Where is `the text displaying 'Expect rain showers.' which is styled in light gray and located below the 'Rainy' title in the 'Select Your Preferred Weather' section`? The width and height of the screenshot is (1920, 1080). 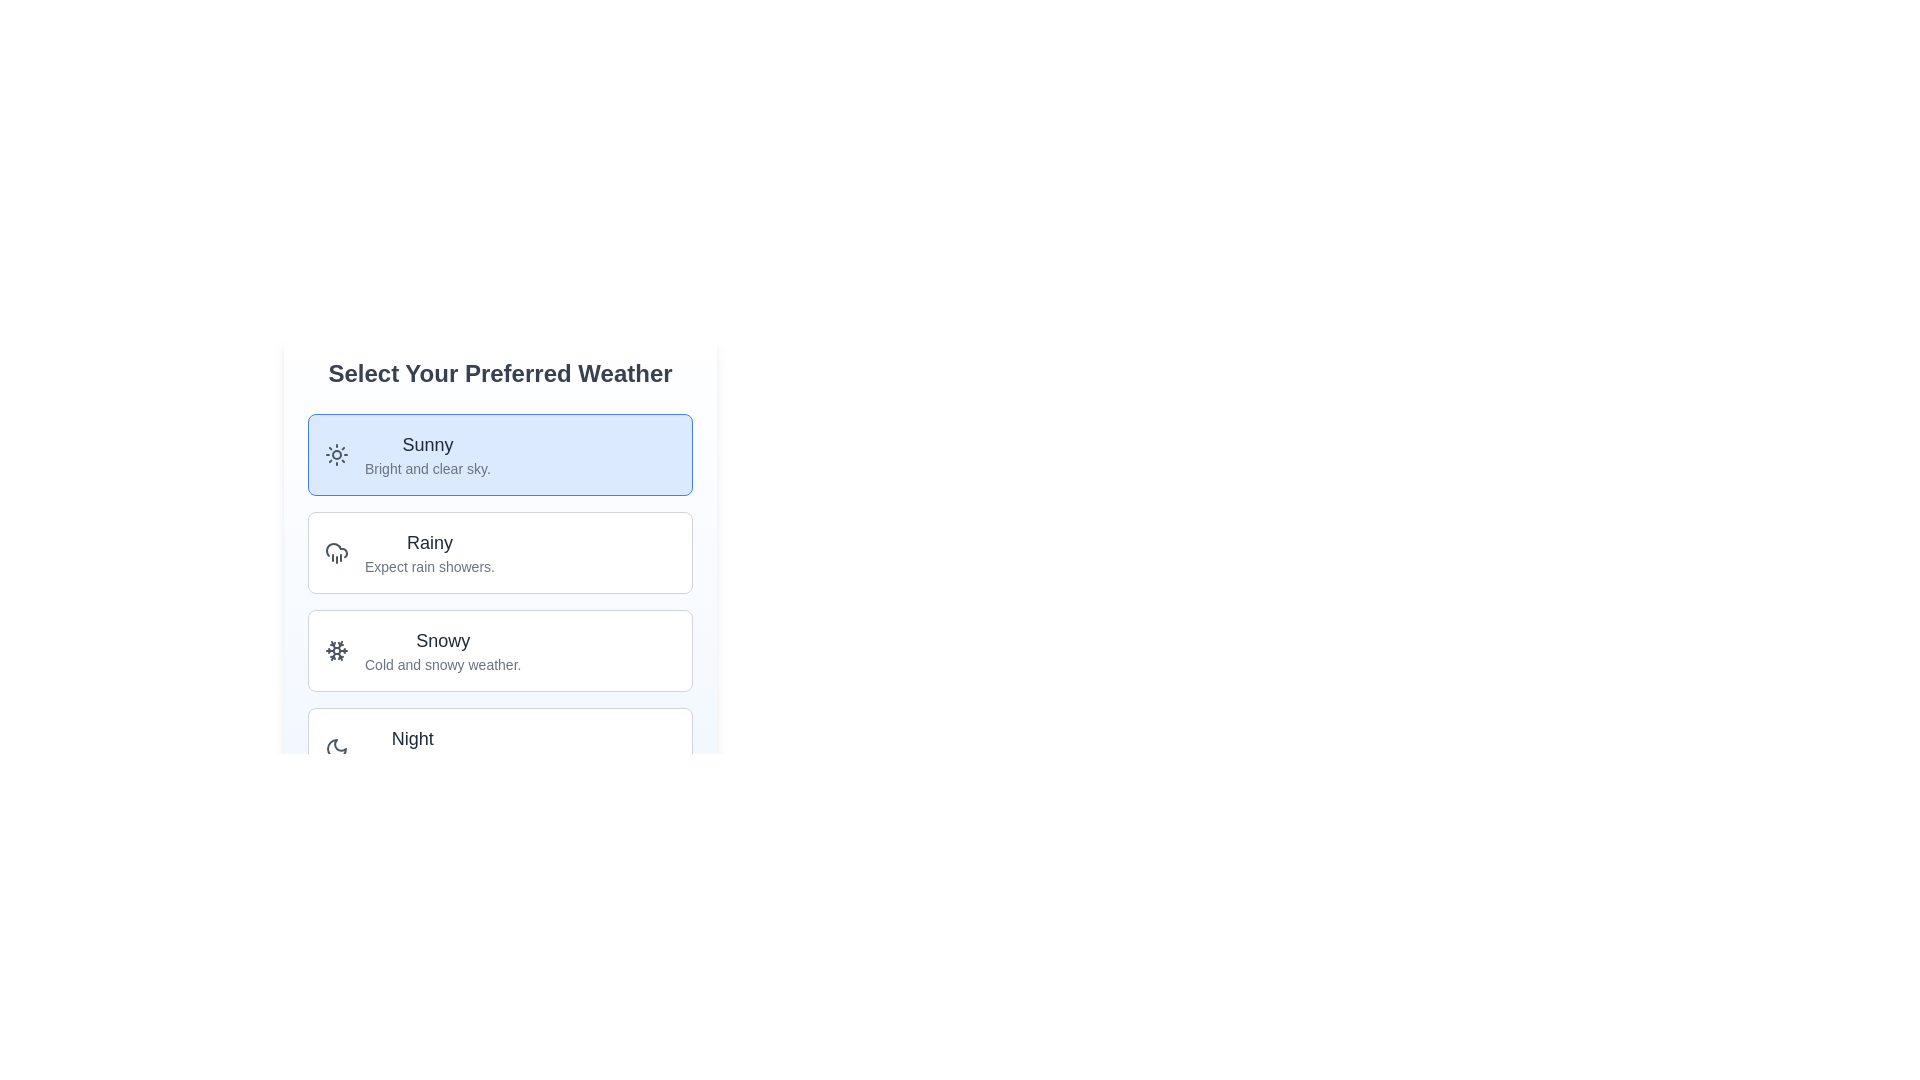 the text displaying 'Expect rain showers.' which is styled in light gray and located below the 'Rainy' title in the 'Select Your Preferred Weather' section is located at coordinates (428, 567).